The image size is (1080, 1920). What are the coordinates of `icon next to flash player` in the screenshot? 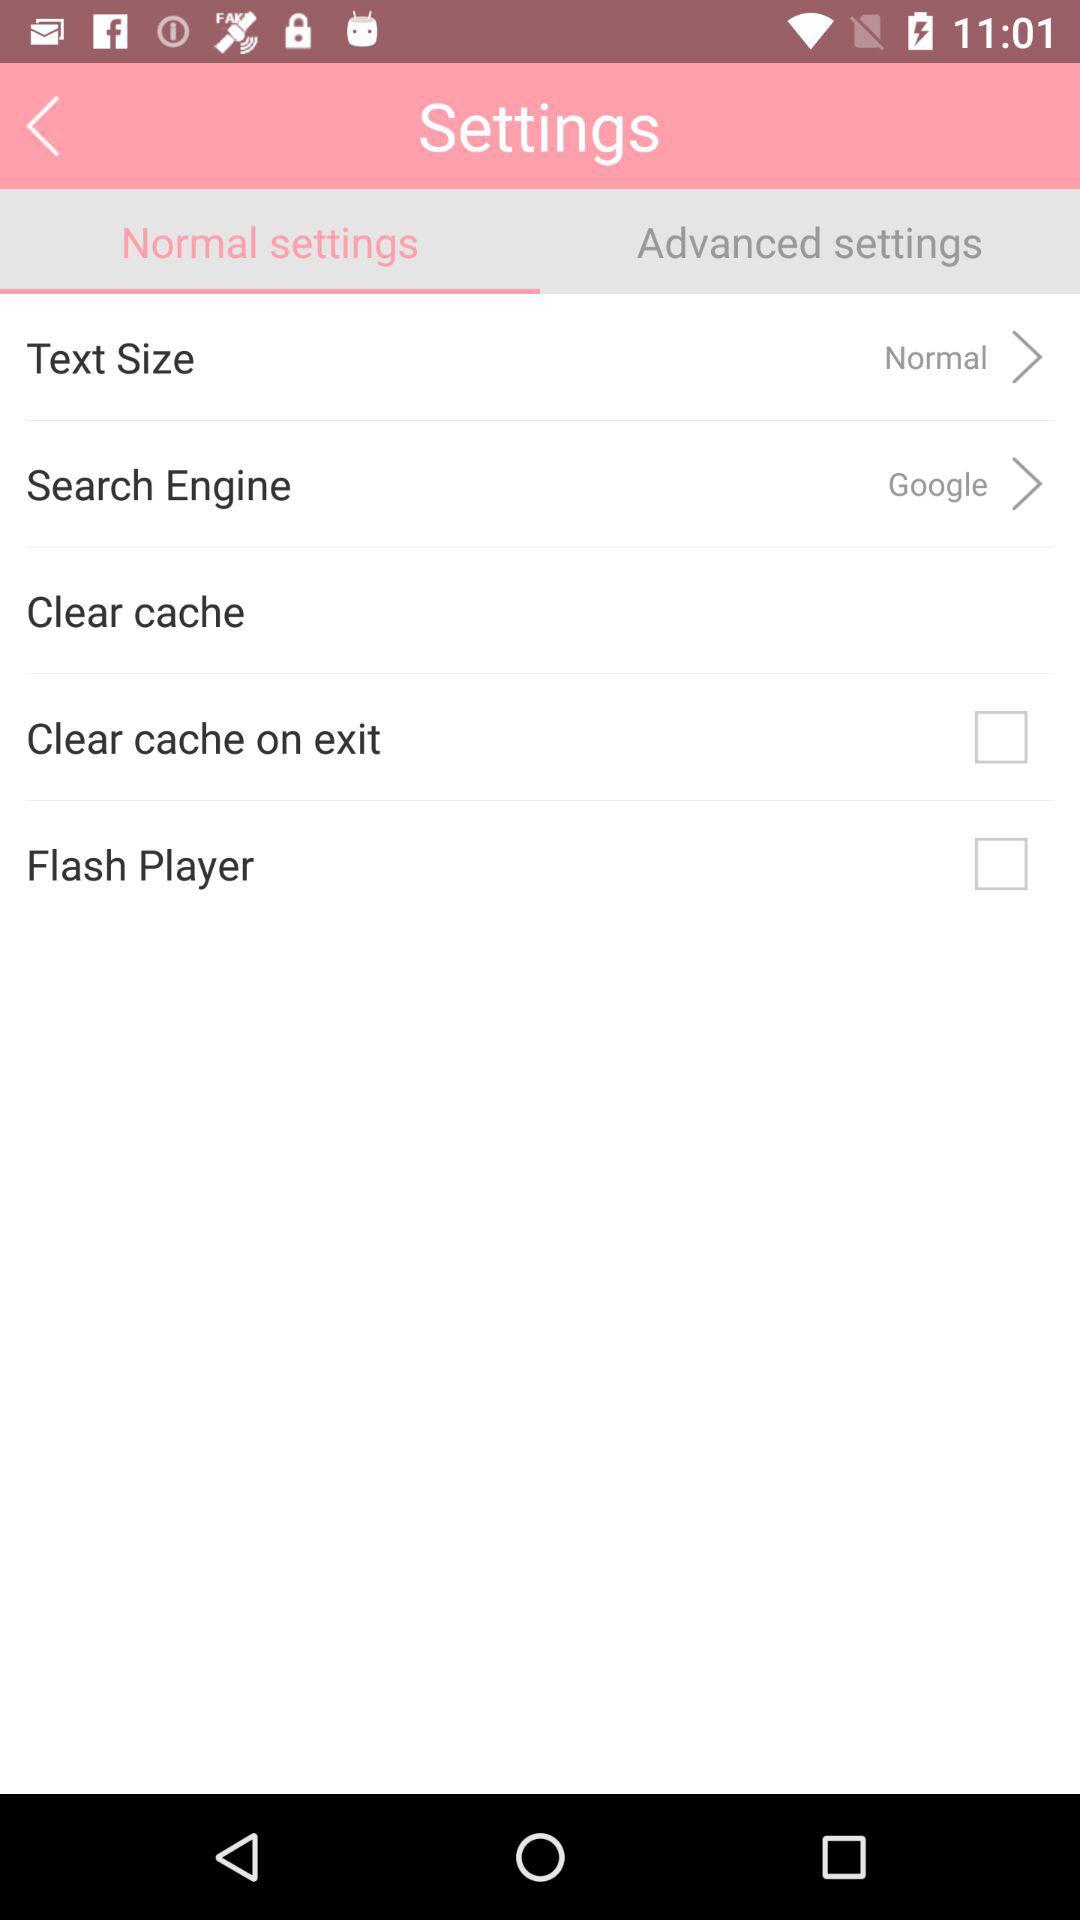 It's located at (1001, 864).